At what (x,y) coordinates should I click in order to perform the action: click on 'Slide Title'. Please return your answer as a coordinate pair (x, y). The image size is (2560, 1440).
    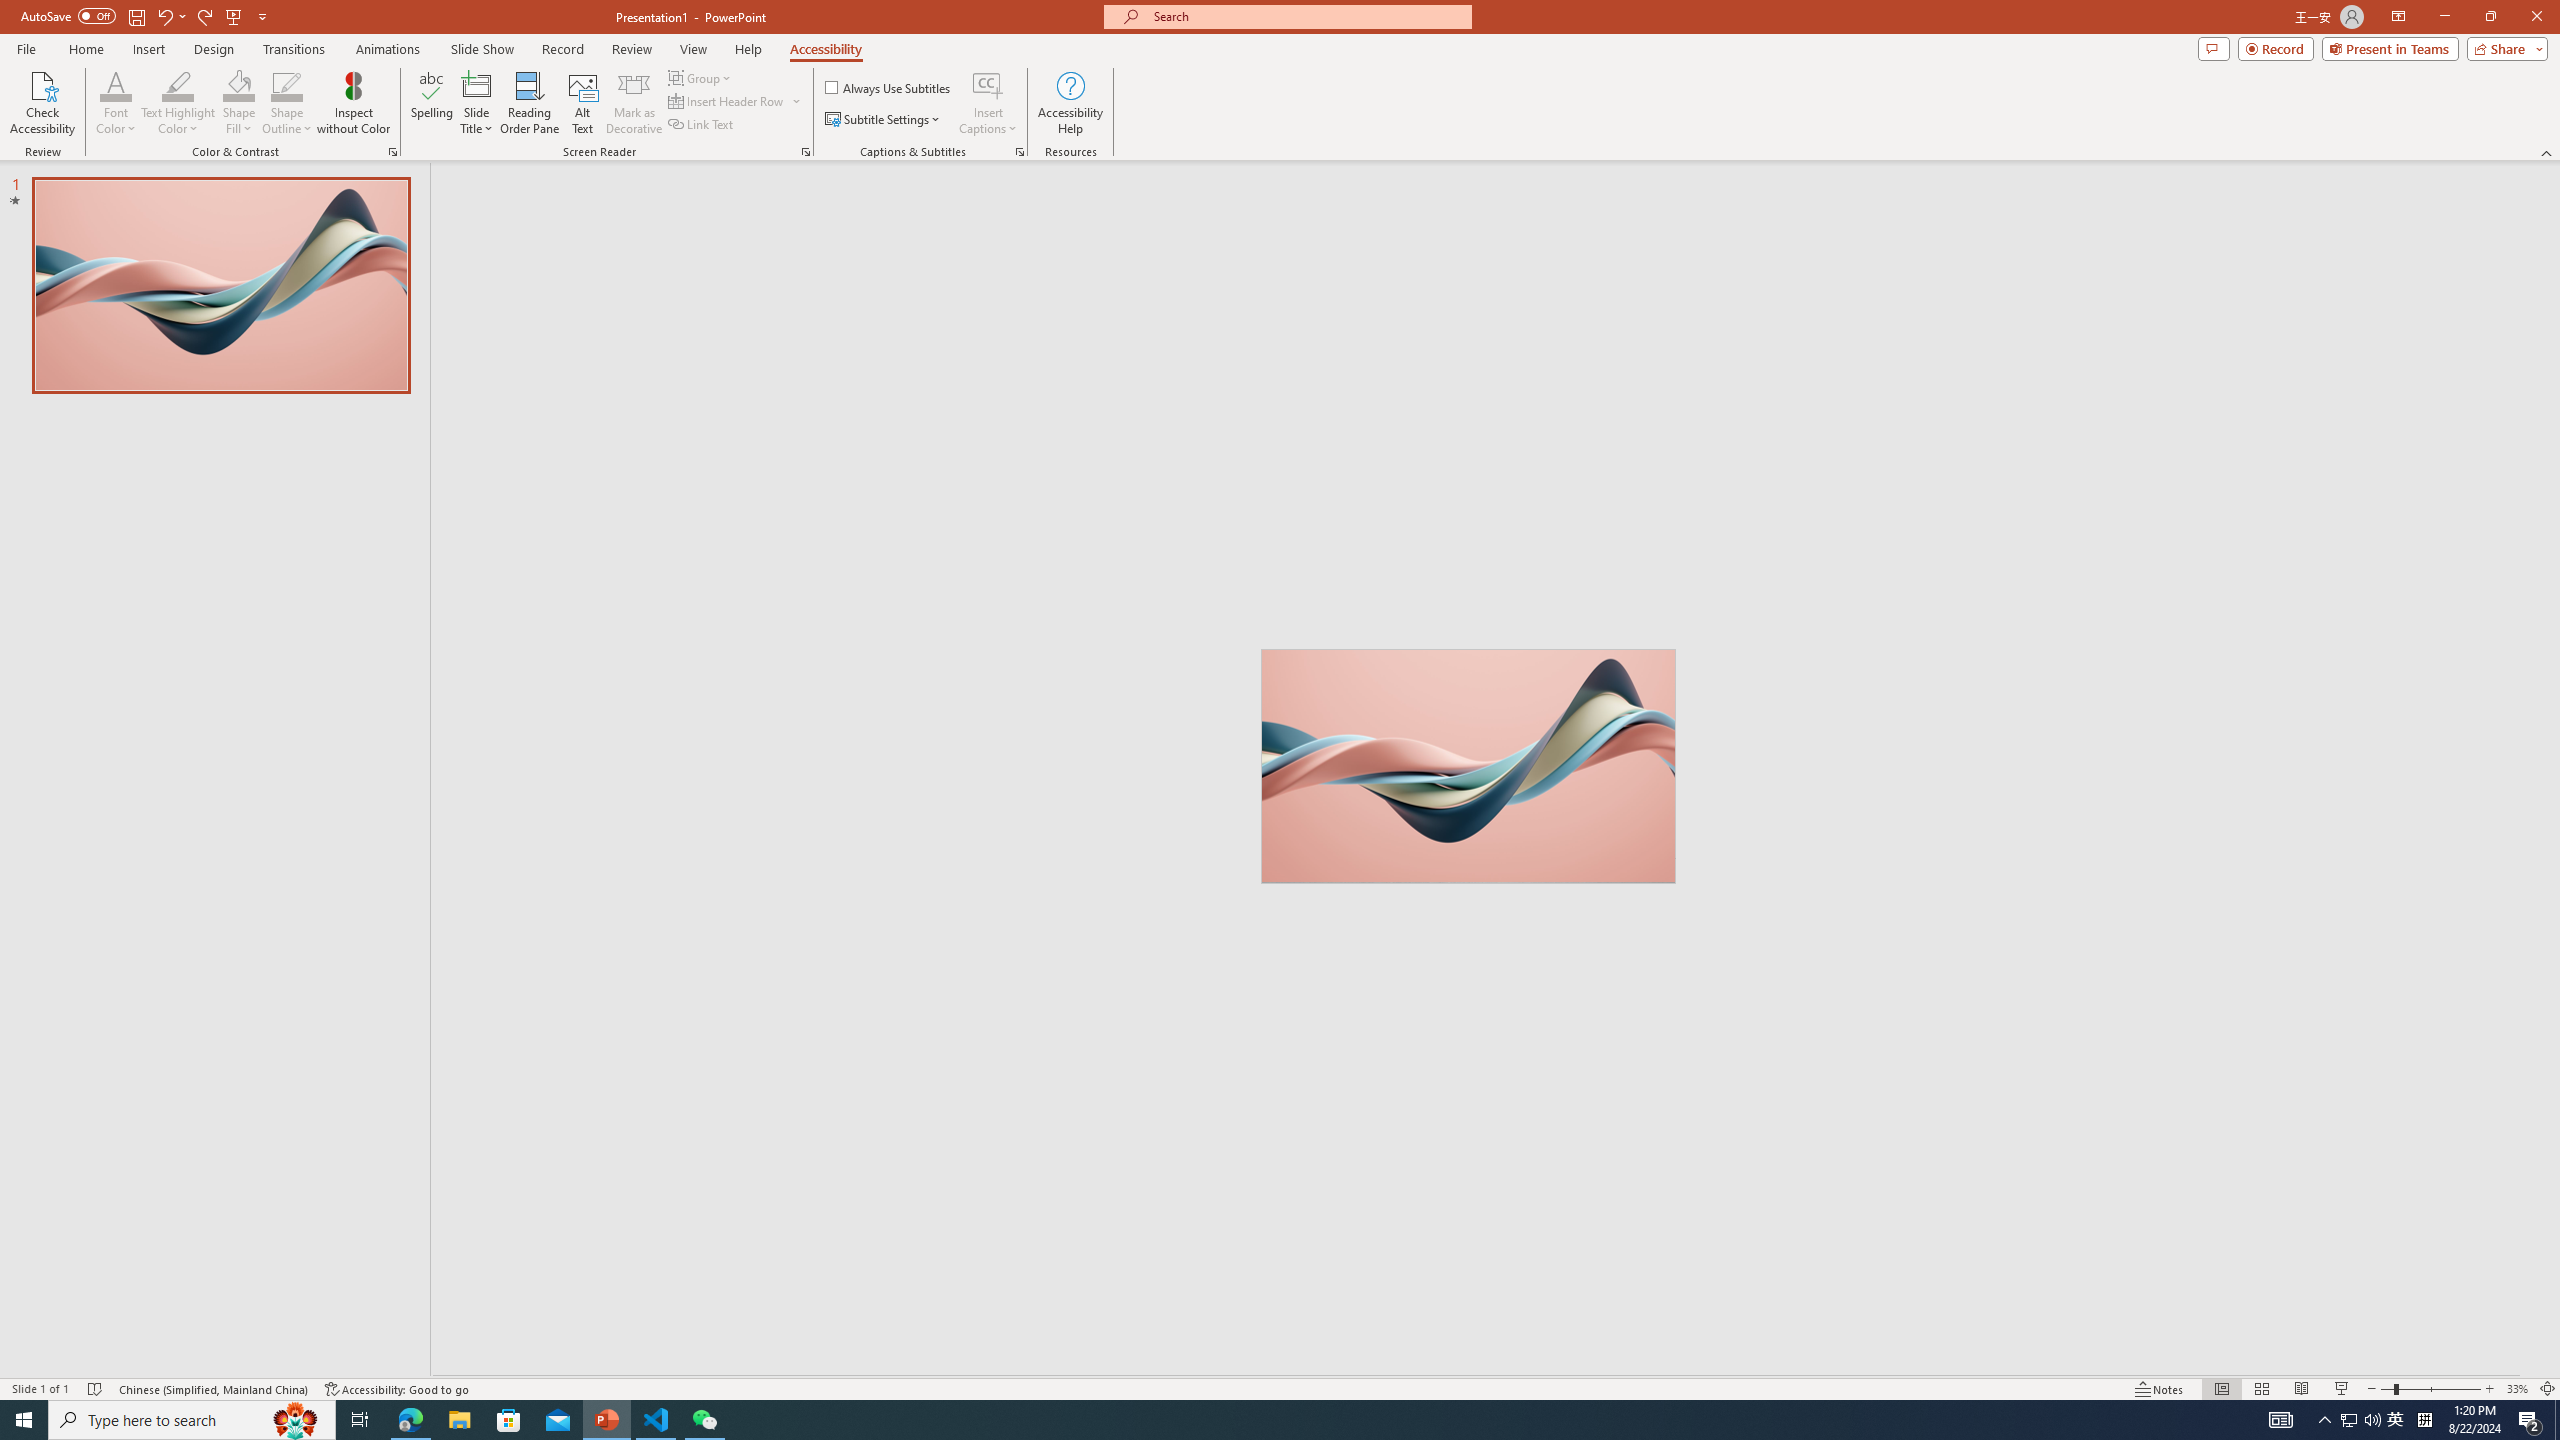
    Looking at the image, I should click on (476, 103).